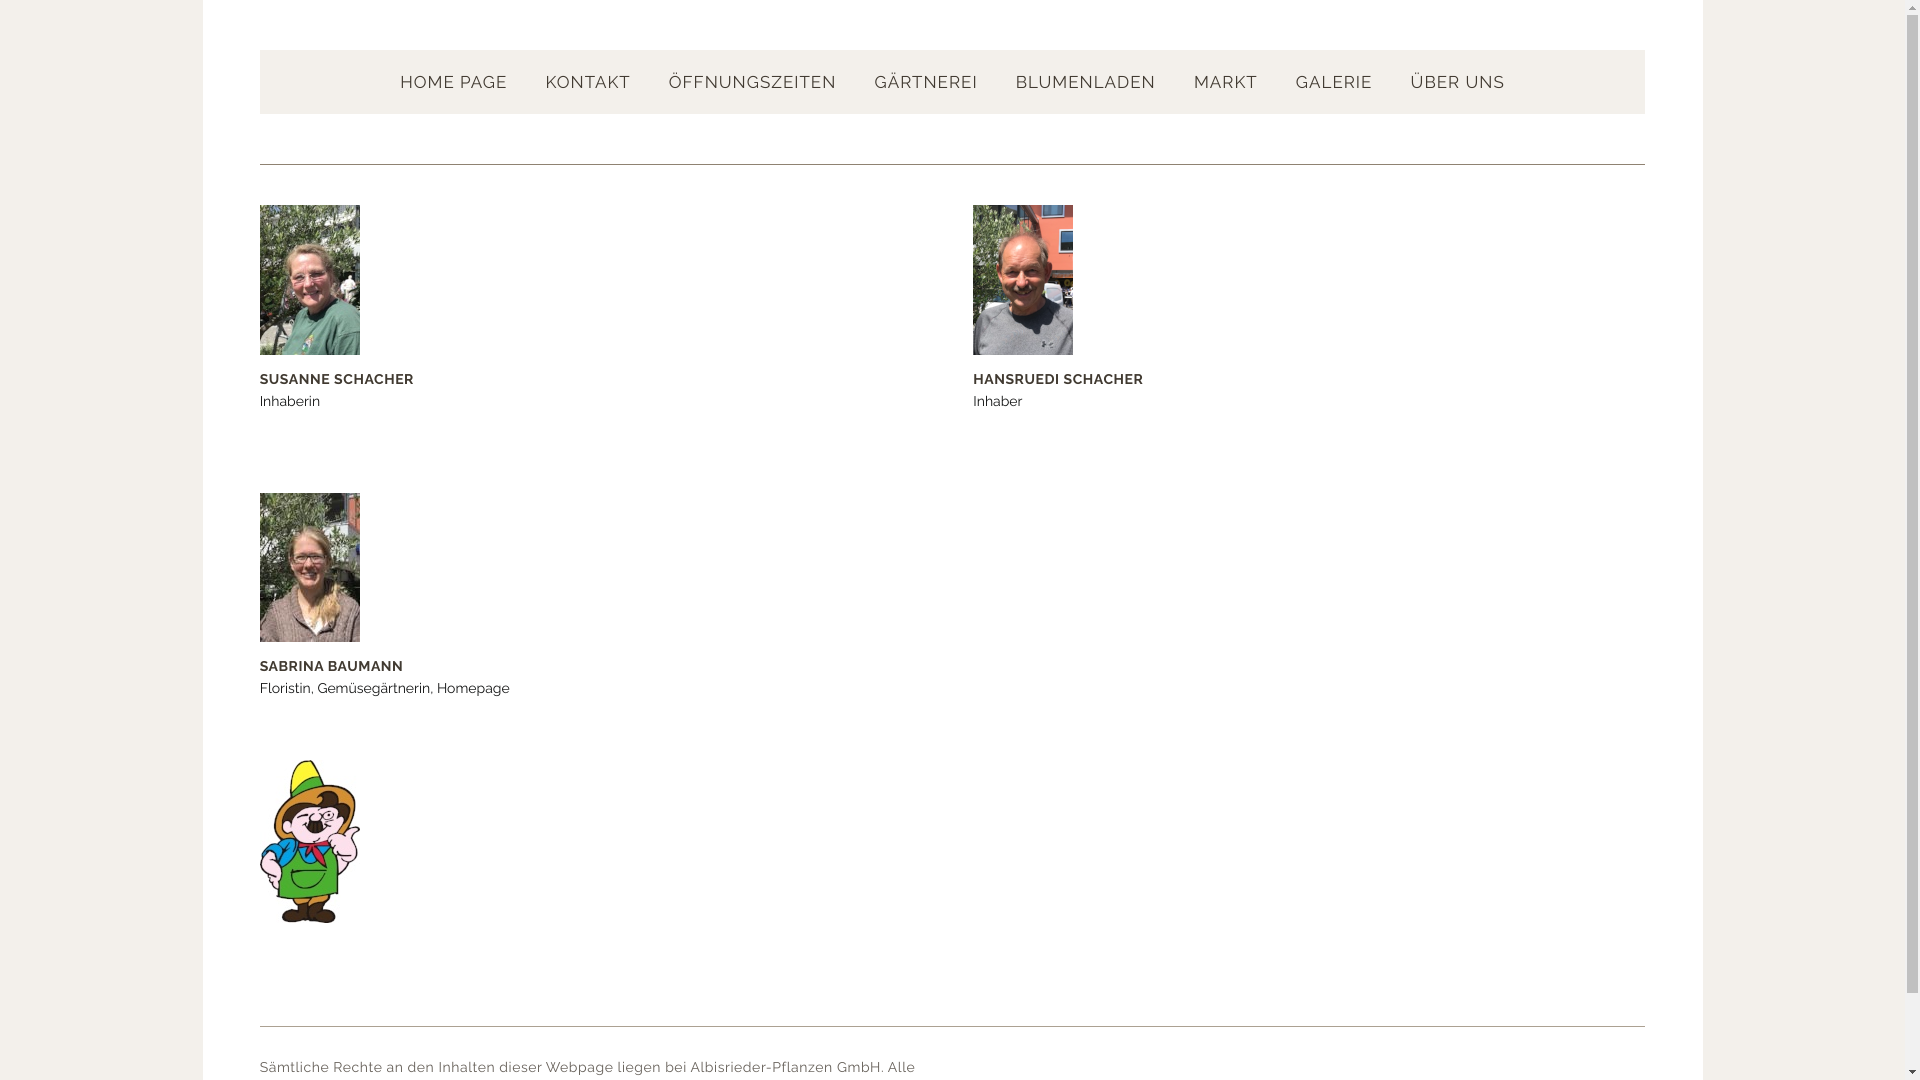 The width and height of the screenshot is (1920, 1080). Describe the element at coordinates (528, 80) in the screenshot. I see `'KONTAKT'` at that location.